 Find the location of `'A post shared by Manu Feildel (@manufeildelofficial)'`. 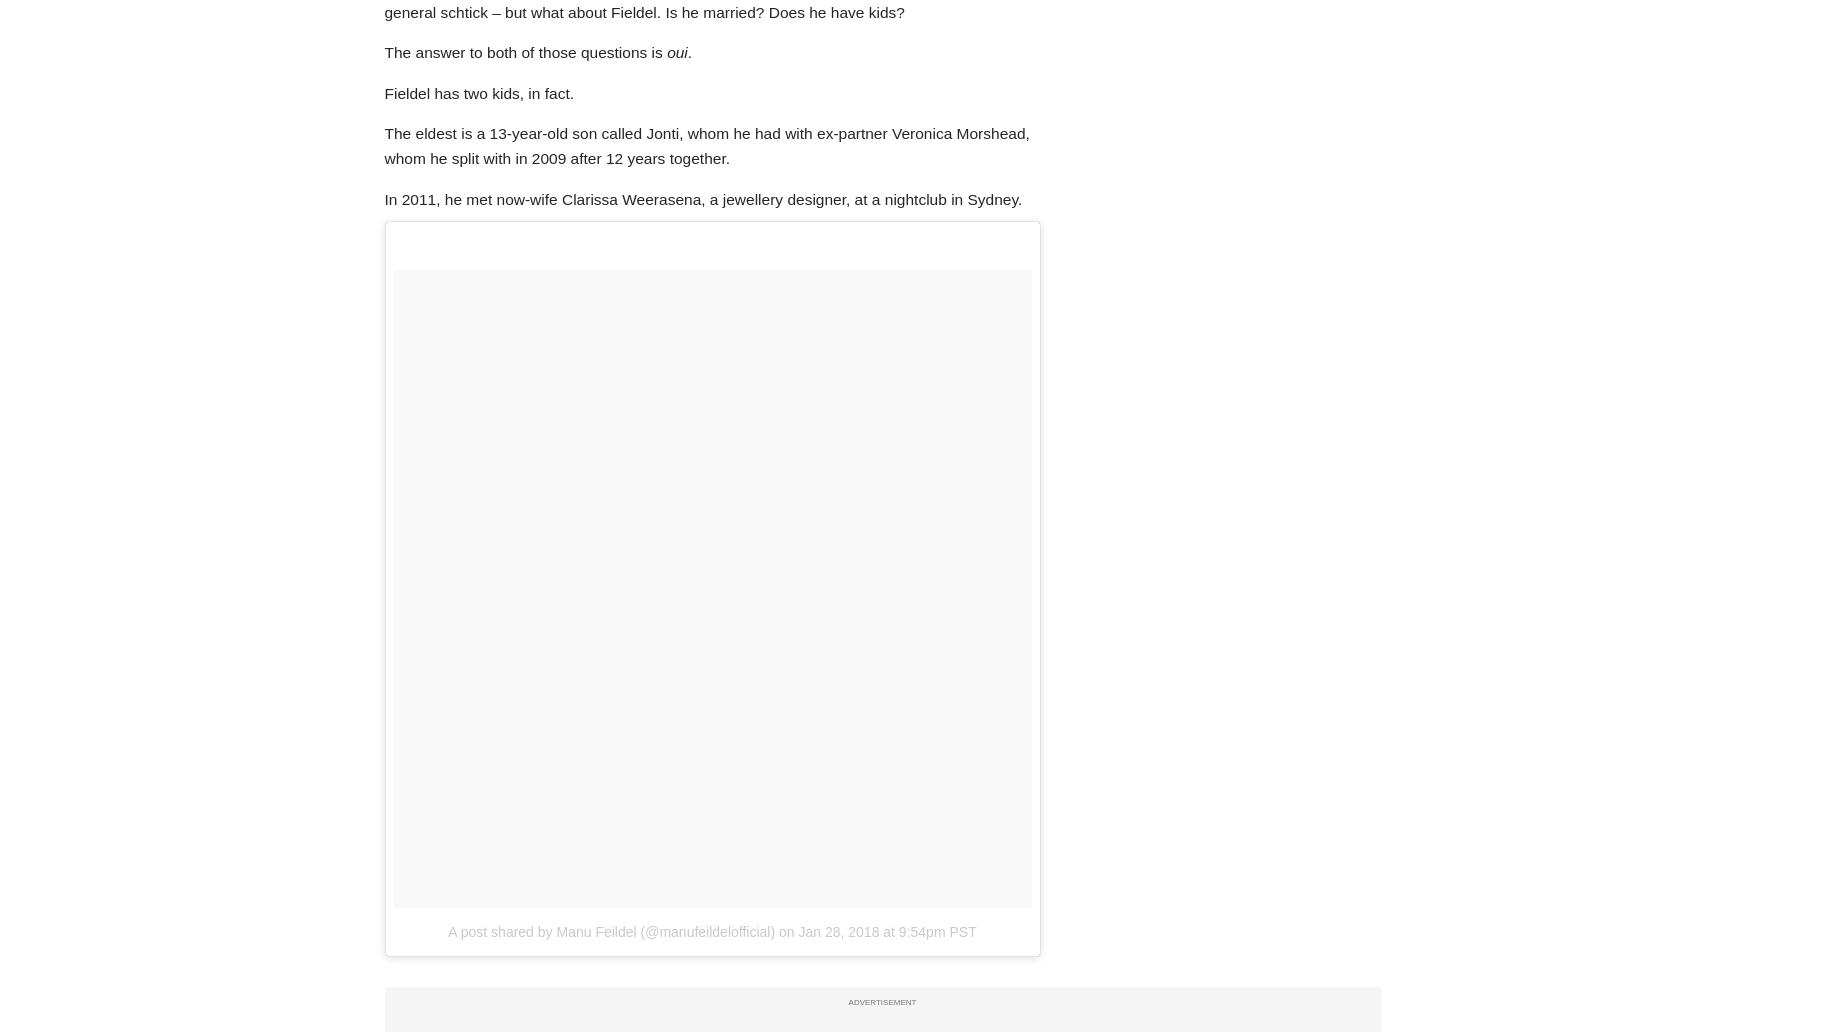

'A post shared by Manu Feildel (@manufeildelofficial)' is located at coordinates (610, 929).